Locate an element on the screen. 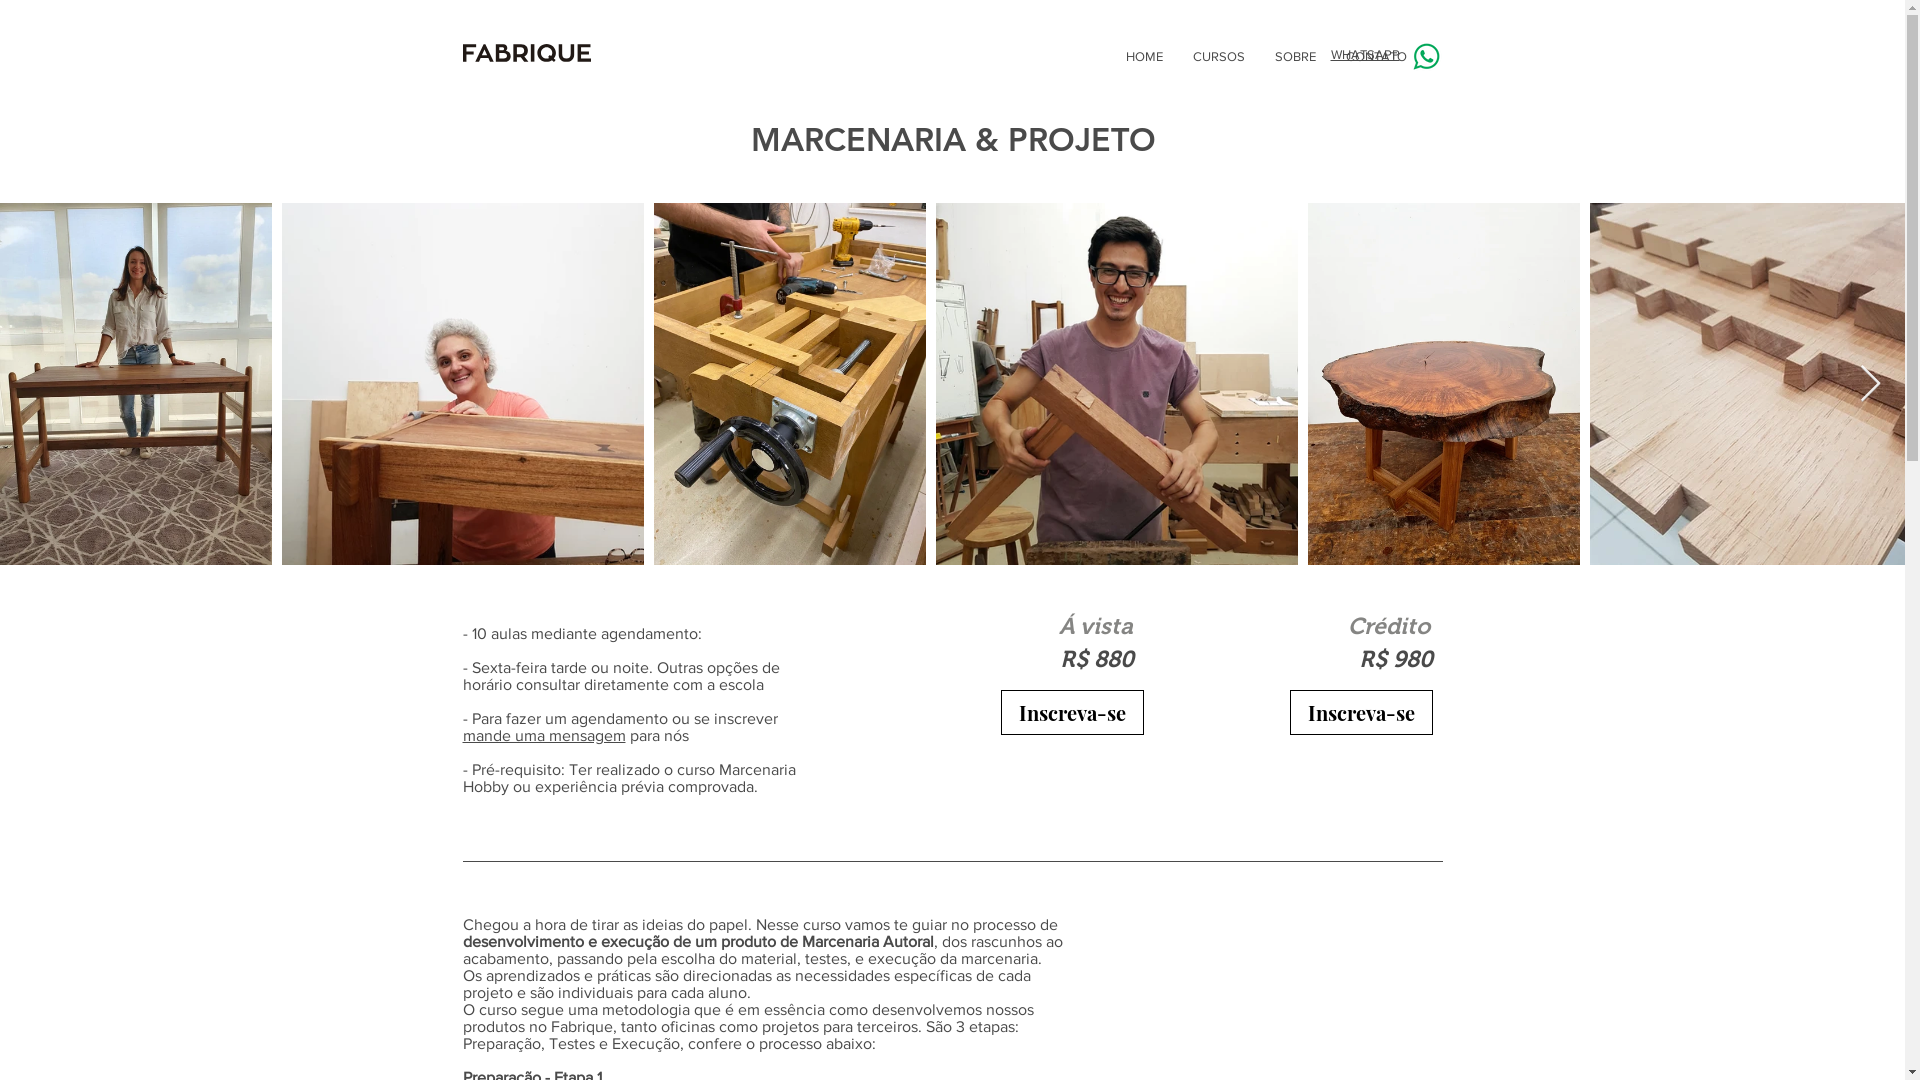  'Inscreva-se' is located at coordinates (999, 711).